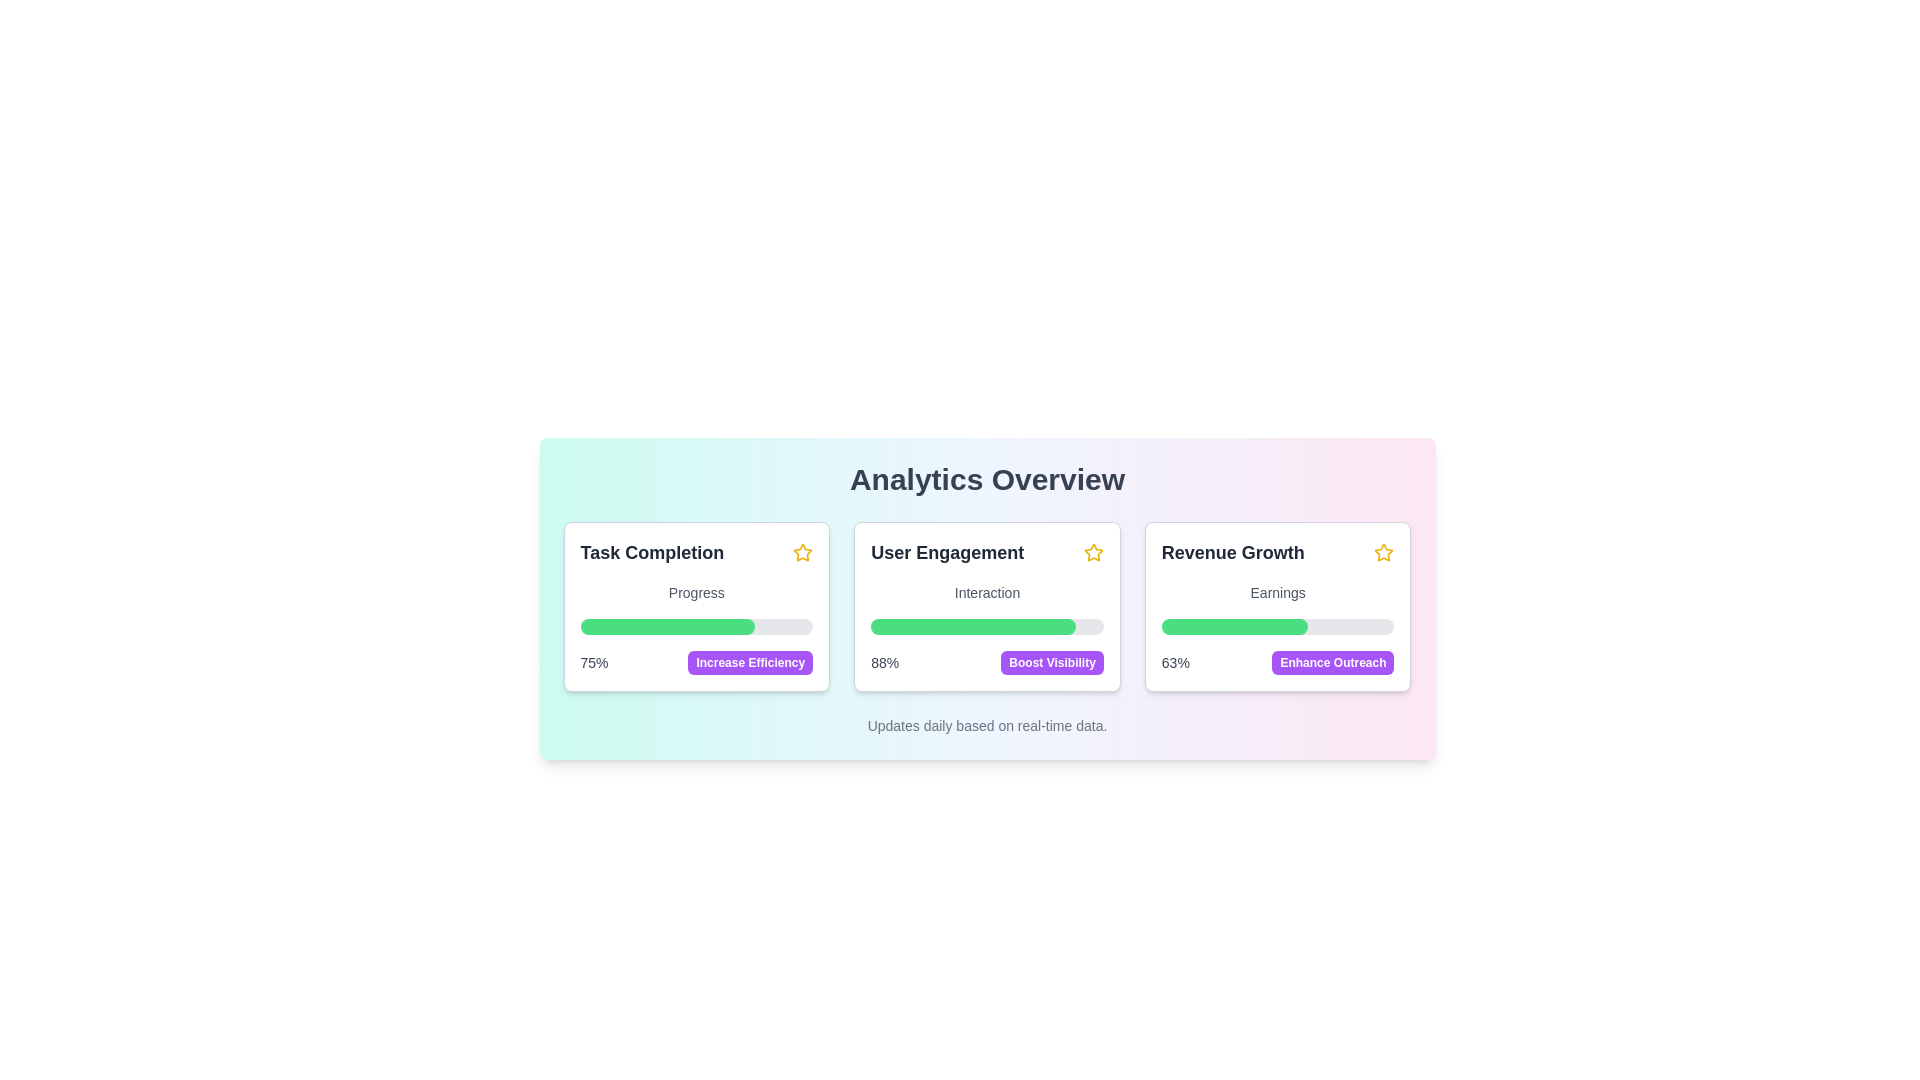 The width and height of the screenshot is (1920, 1080). I want to click on the Progress bar representing 88% User Engagement in the second card of the Analytics Overview section, so click(973, 626).